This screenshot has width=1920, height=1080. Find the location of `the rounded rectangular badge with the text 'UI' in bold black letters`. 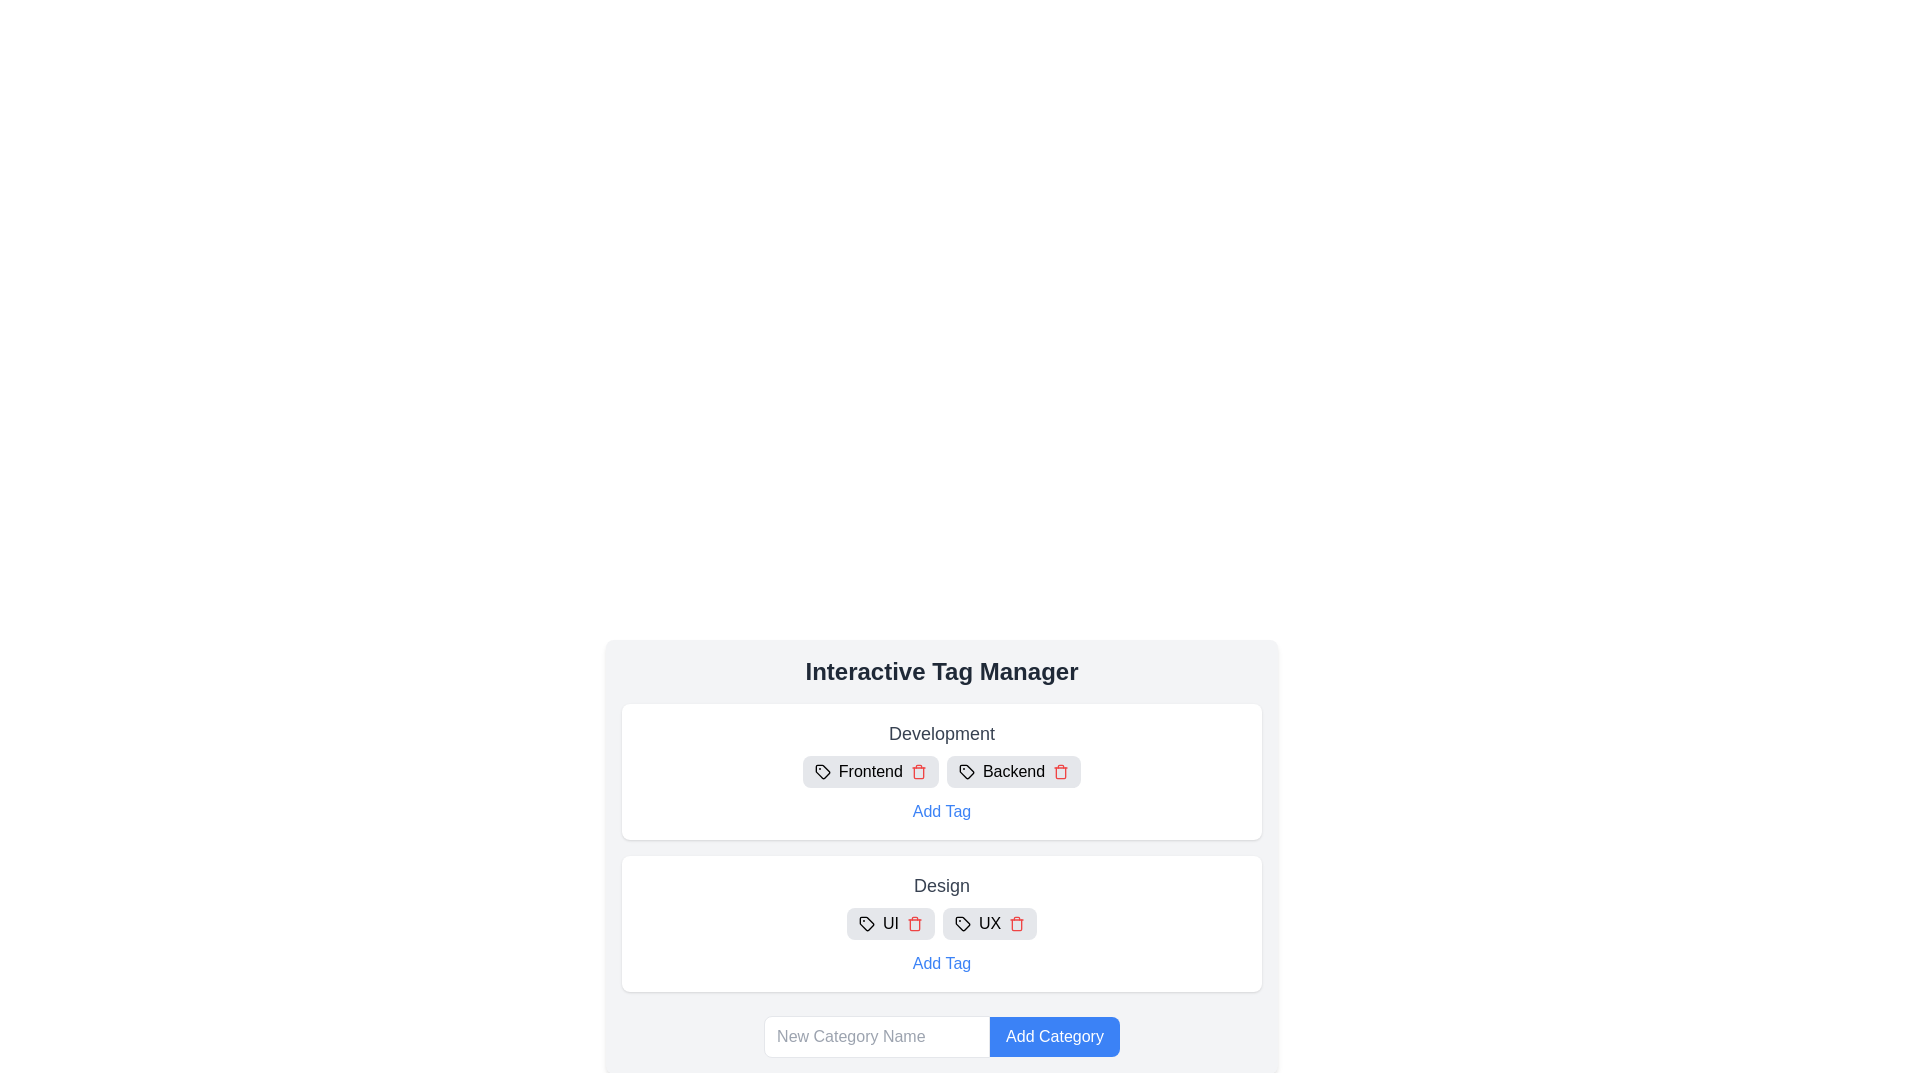

the rounded rectangular badge with the text 'UI' in bold black letters is located at coordinates (889, 924).